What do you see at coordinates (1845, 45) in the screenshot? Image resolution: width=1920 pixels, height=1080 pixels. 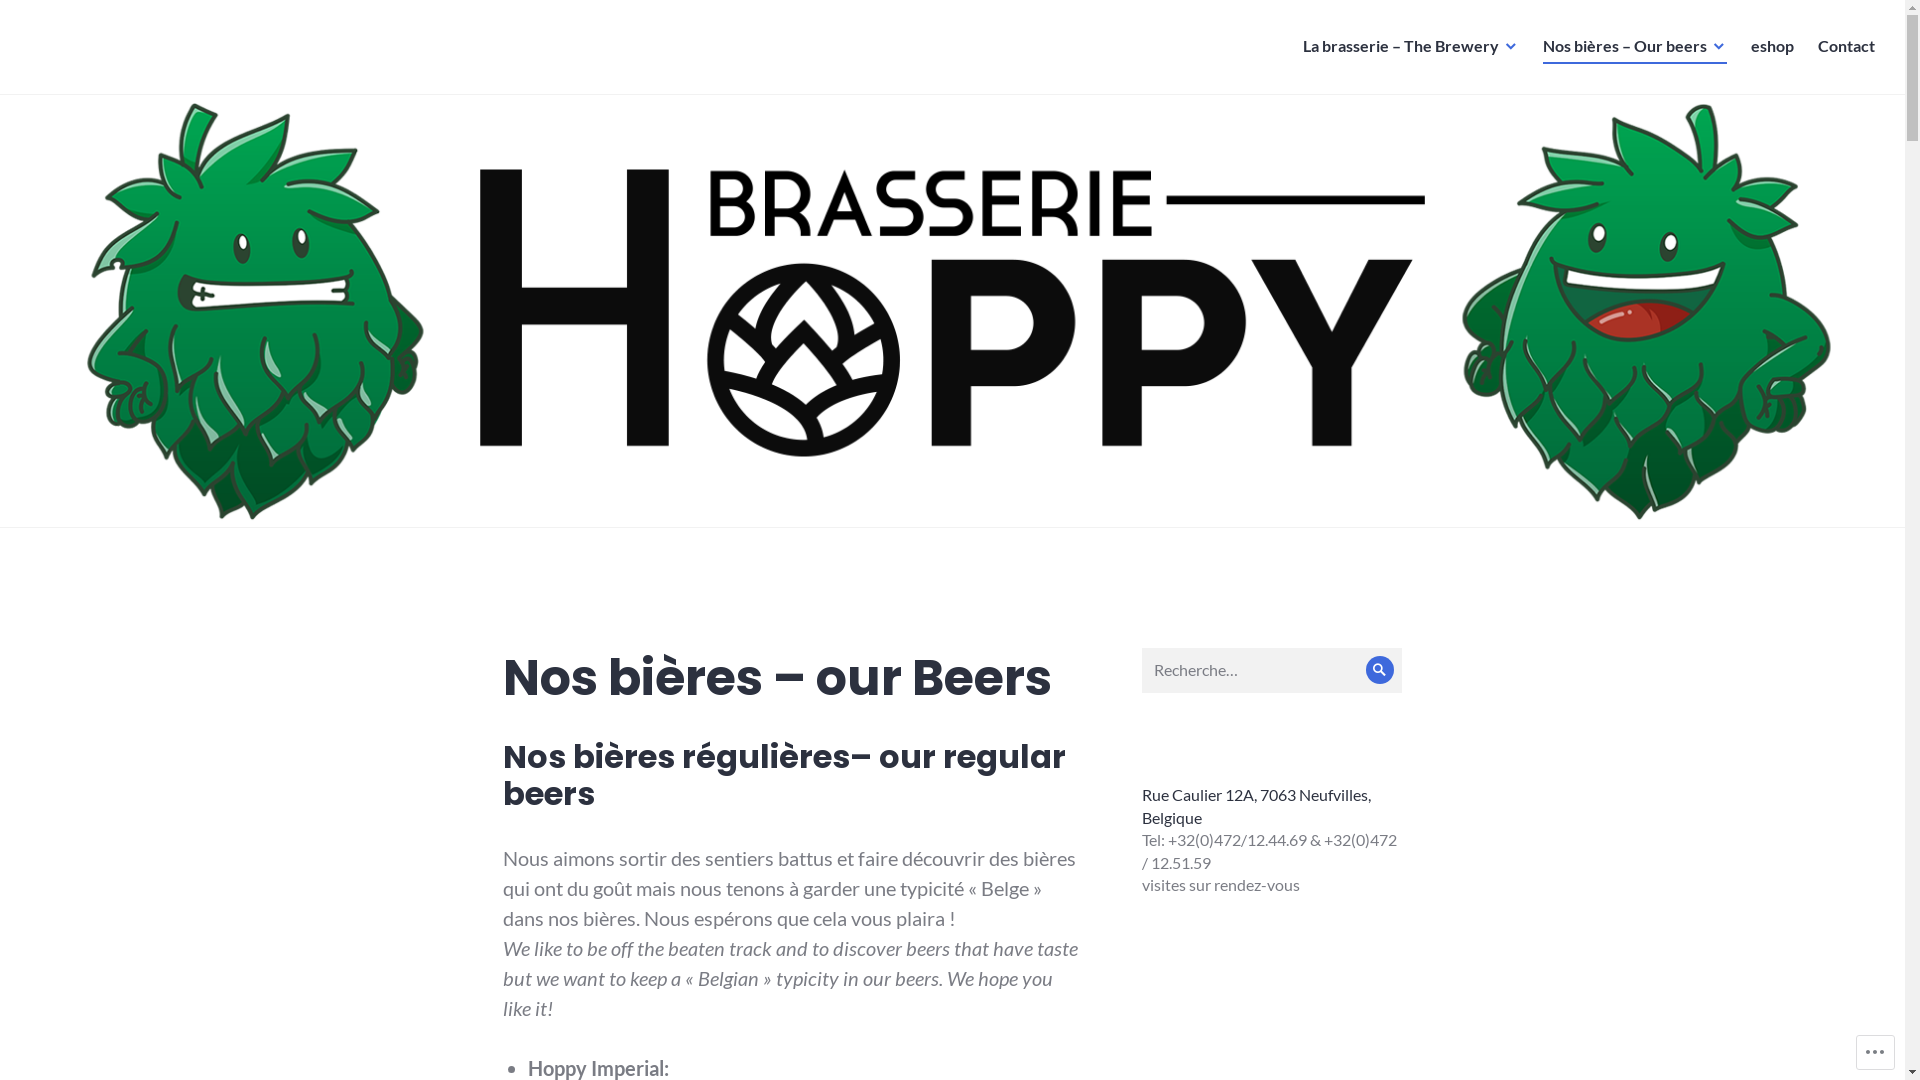 I see `'Contact'` at bounding box center [1845, 45].